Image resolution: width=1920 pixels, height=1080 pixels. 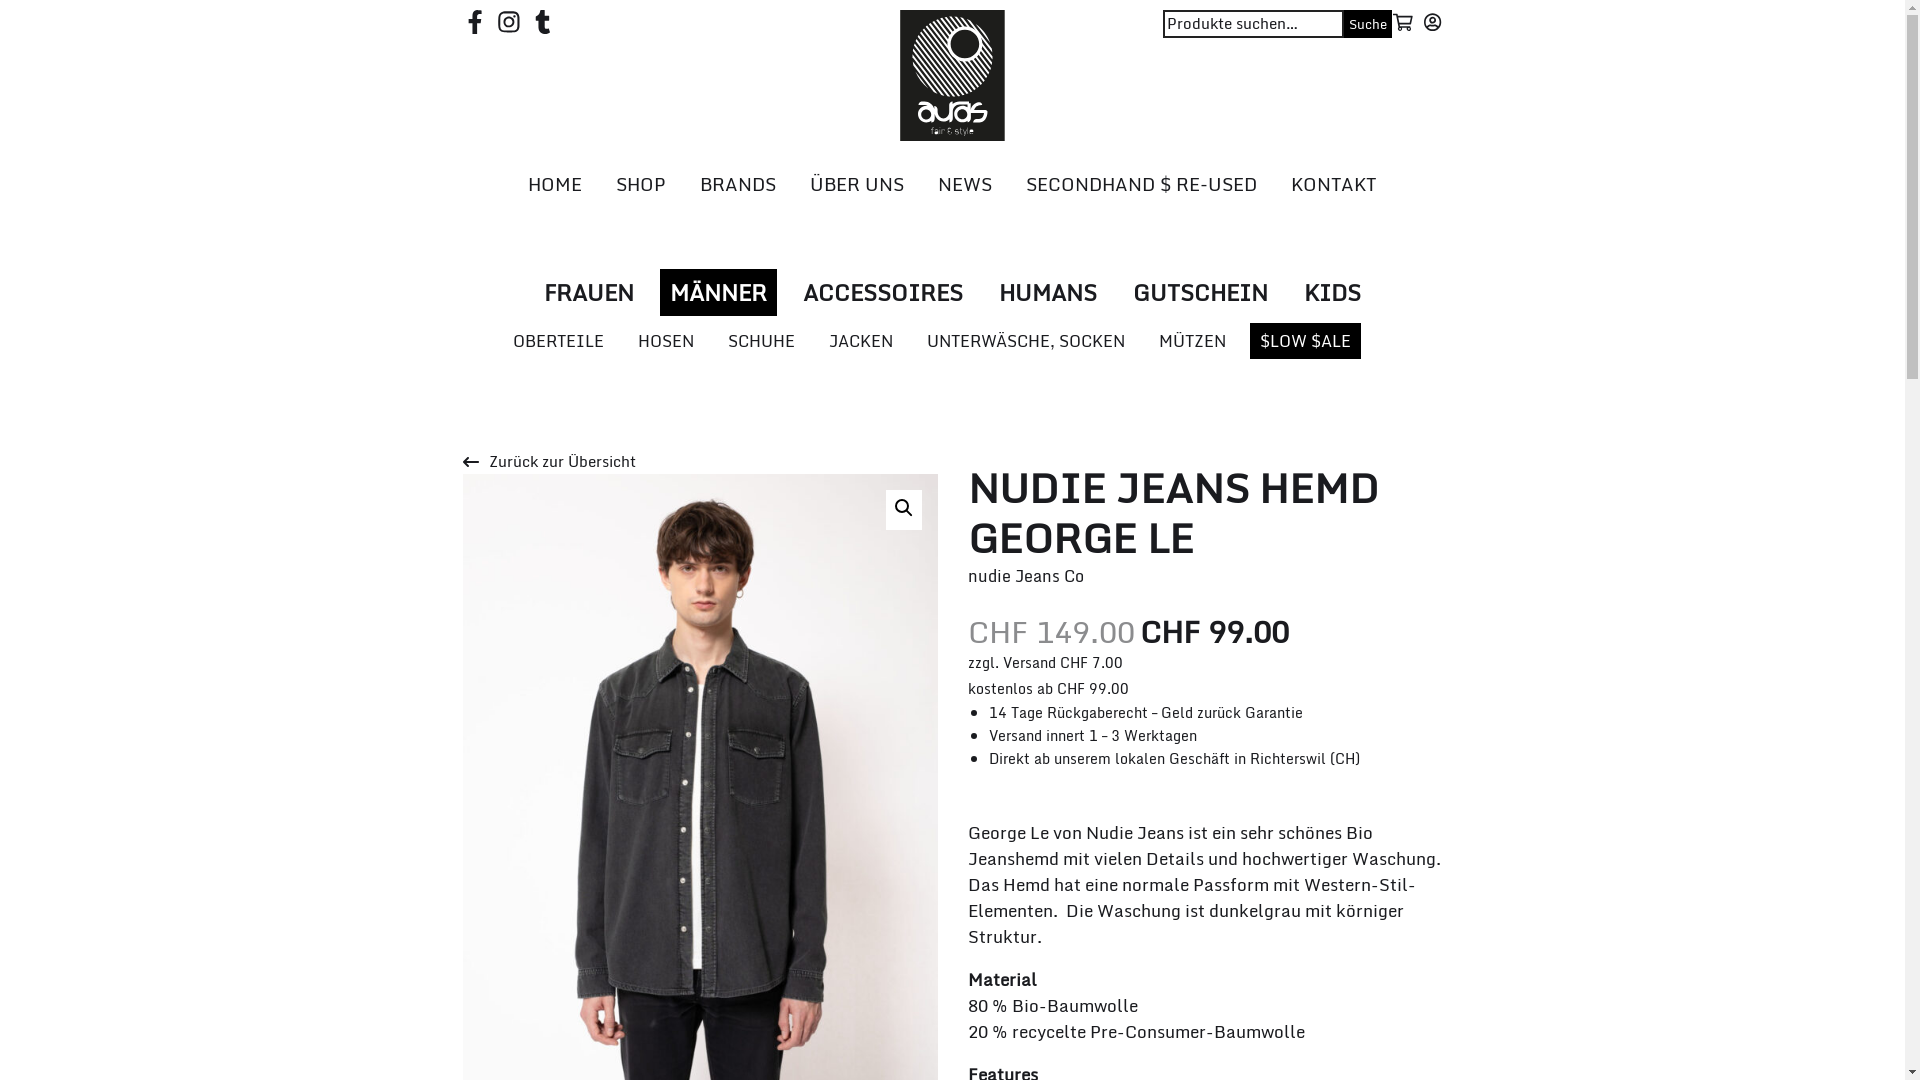 I want to click on 'HUMANS', so click(x=1046, y=292).